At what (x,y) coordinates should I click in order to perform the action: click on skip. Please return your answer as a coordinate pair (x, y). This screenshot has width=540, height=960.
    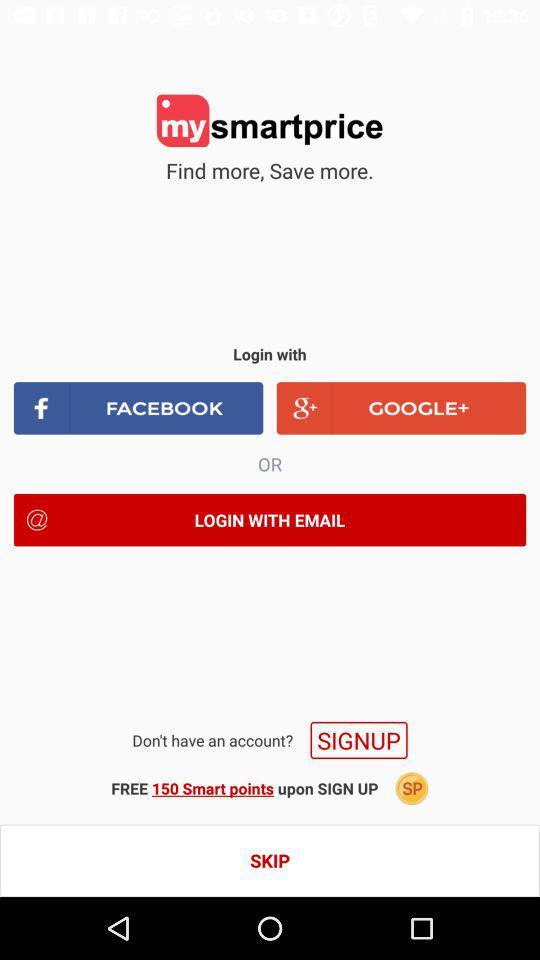
    Looking at the image, I should click on (270, 859).